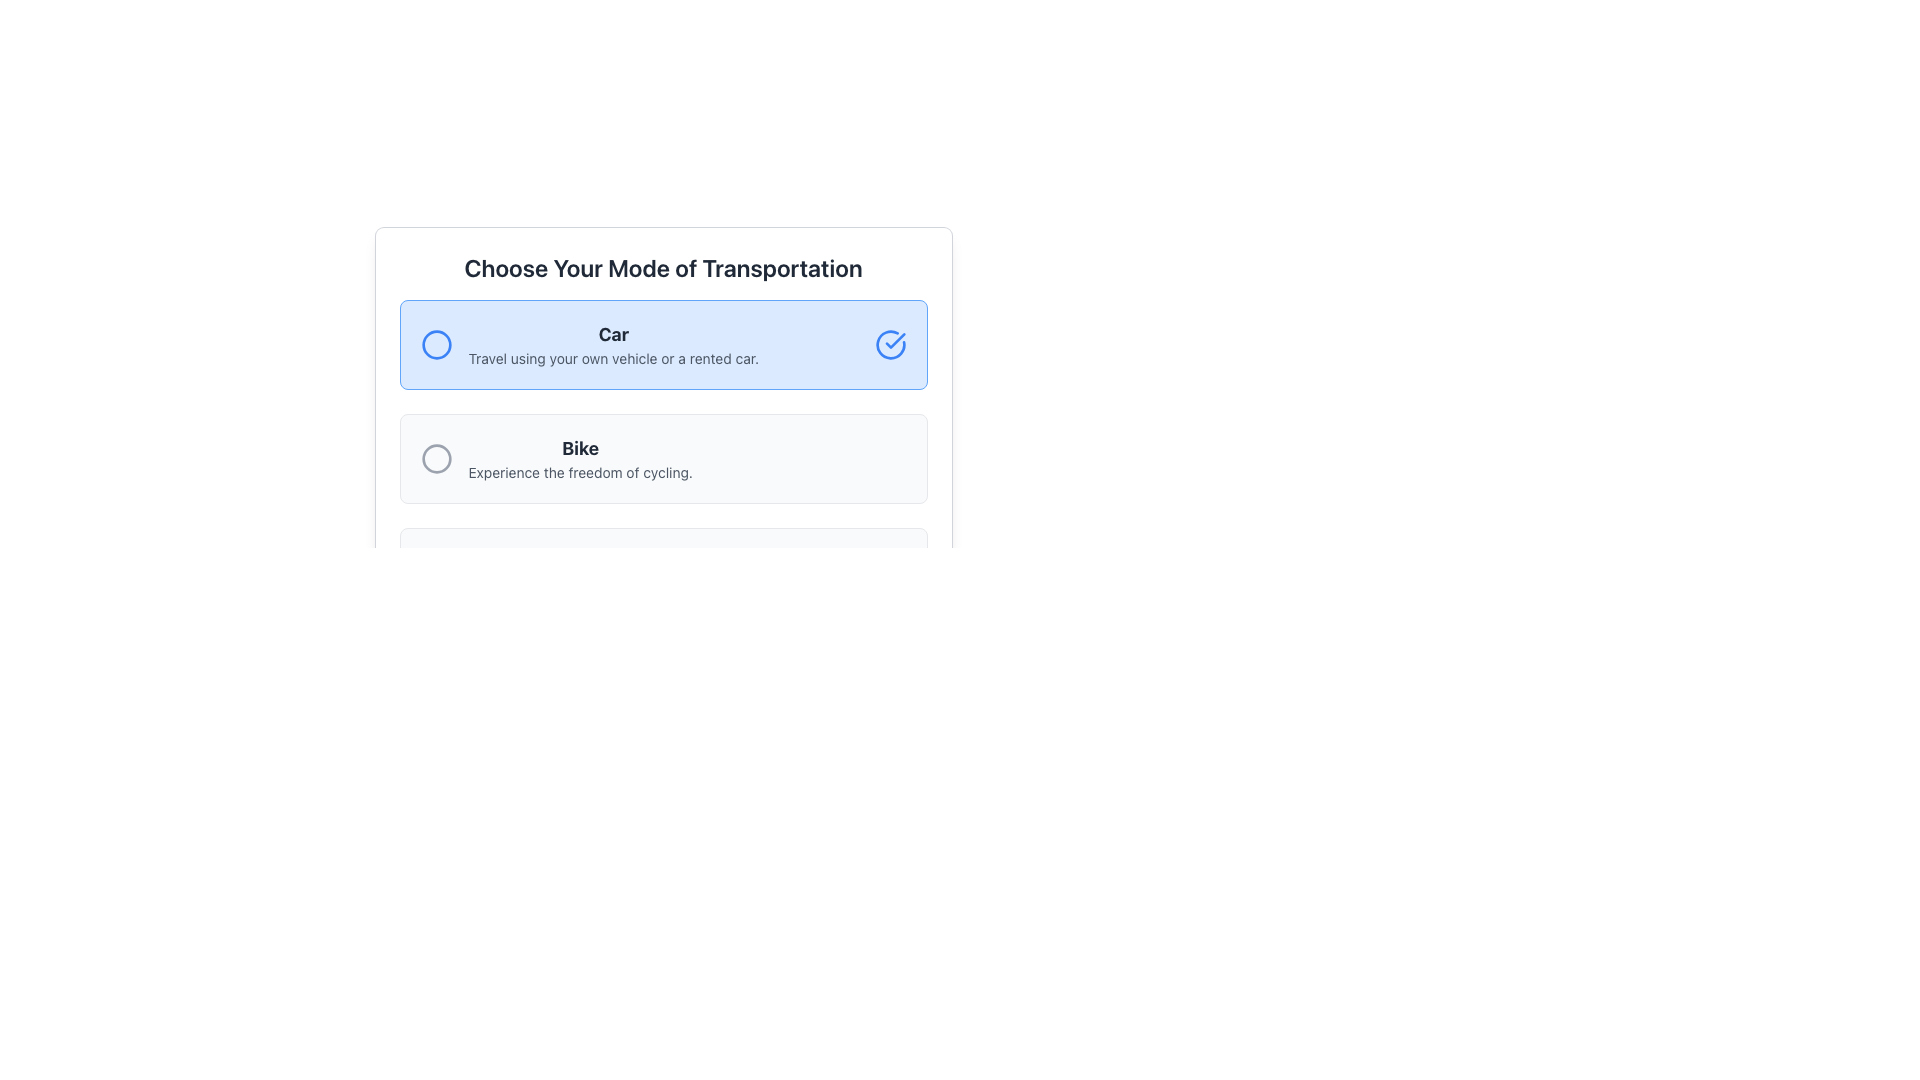  I want to click on the circular icon located in the top-left section of the blue-highlighted card labeled 'Car', which indicates selection status for transportation modes, so click(435, 343).